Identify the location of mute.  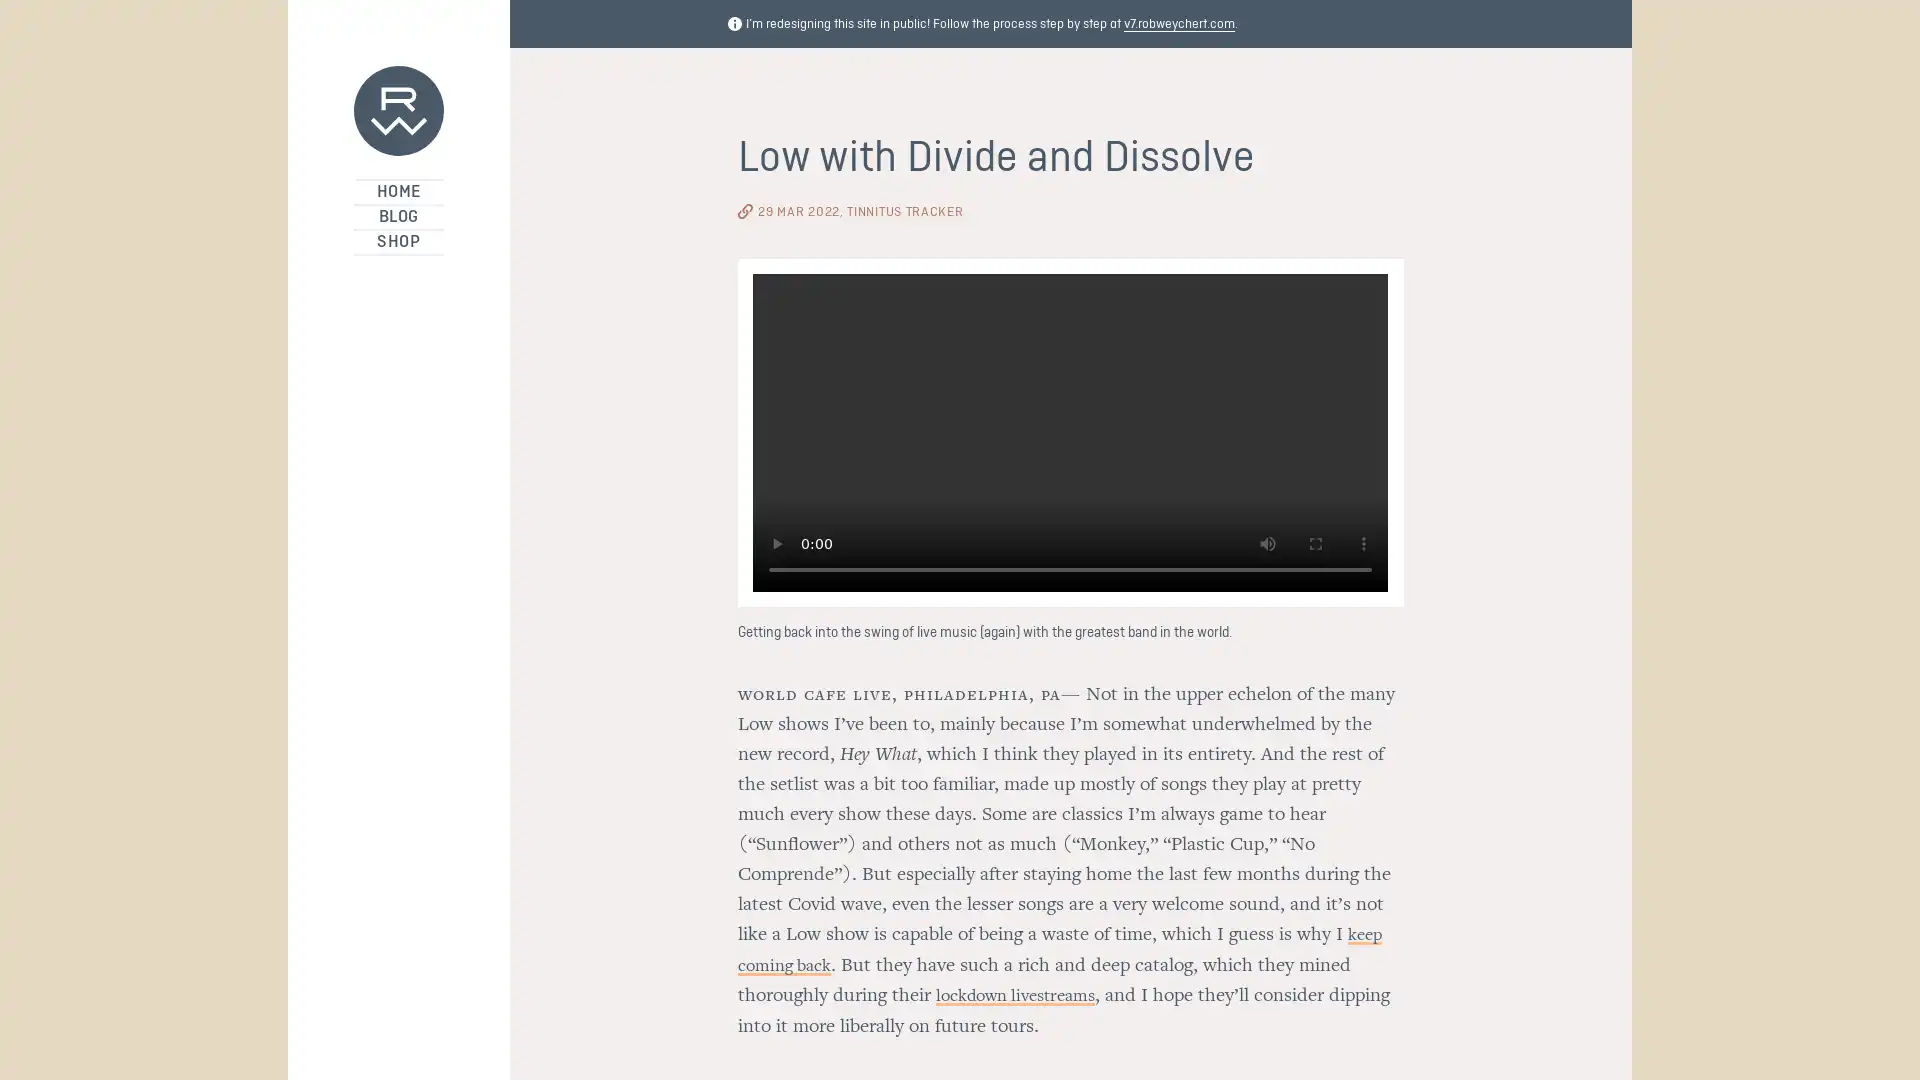
(1266, 547).